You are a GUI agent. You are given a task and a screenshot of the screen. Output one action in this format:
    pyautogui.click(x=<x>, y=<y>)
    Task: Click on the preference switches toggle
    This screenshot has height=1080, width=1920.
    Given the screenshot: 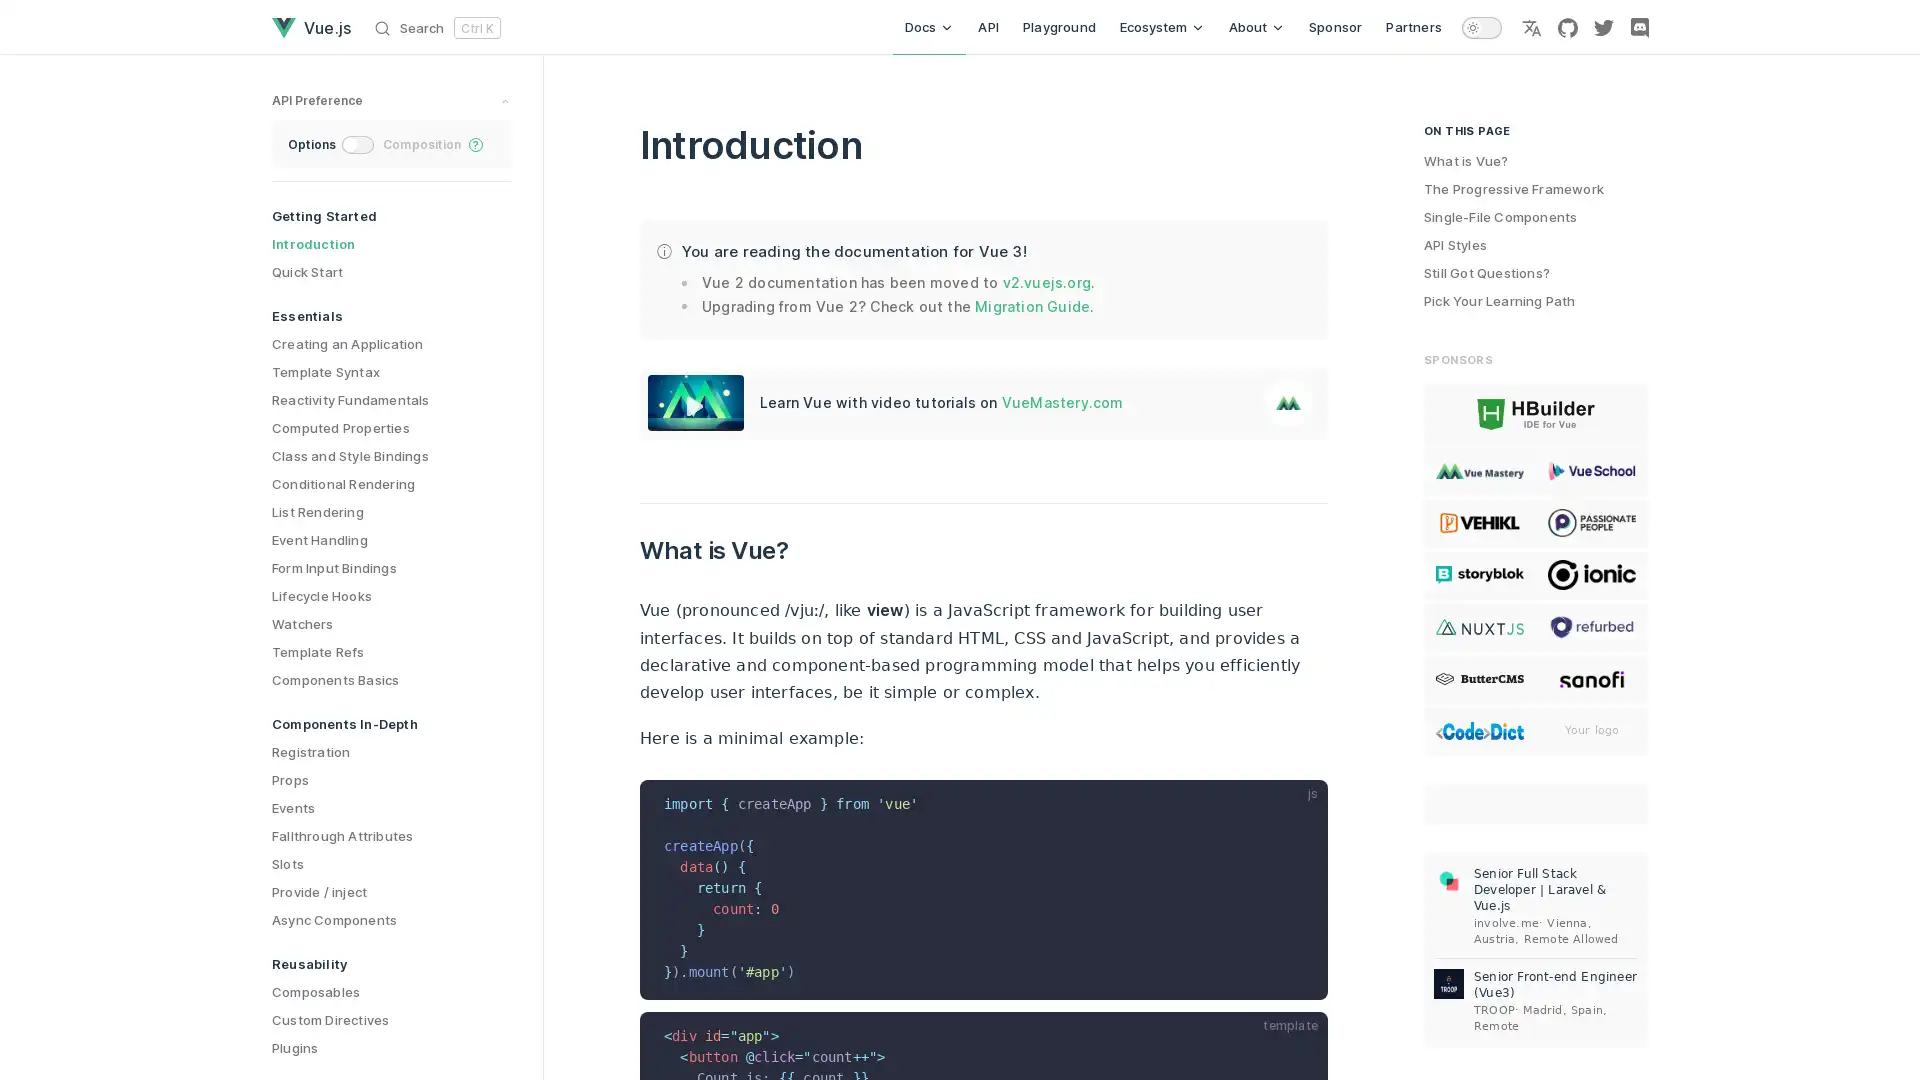 What is the action you would take?
    pyautogui.click(x=391, y=101)
    